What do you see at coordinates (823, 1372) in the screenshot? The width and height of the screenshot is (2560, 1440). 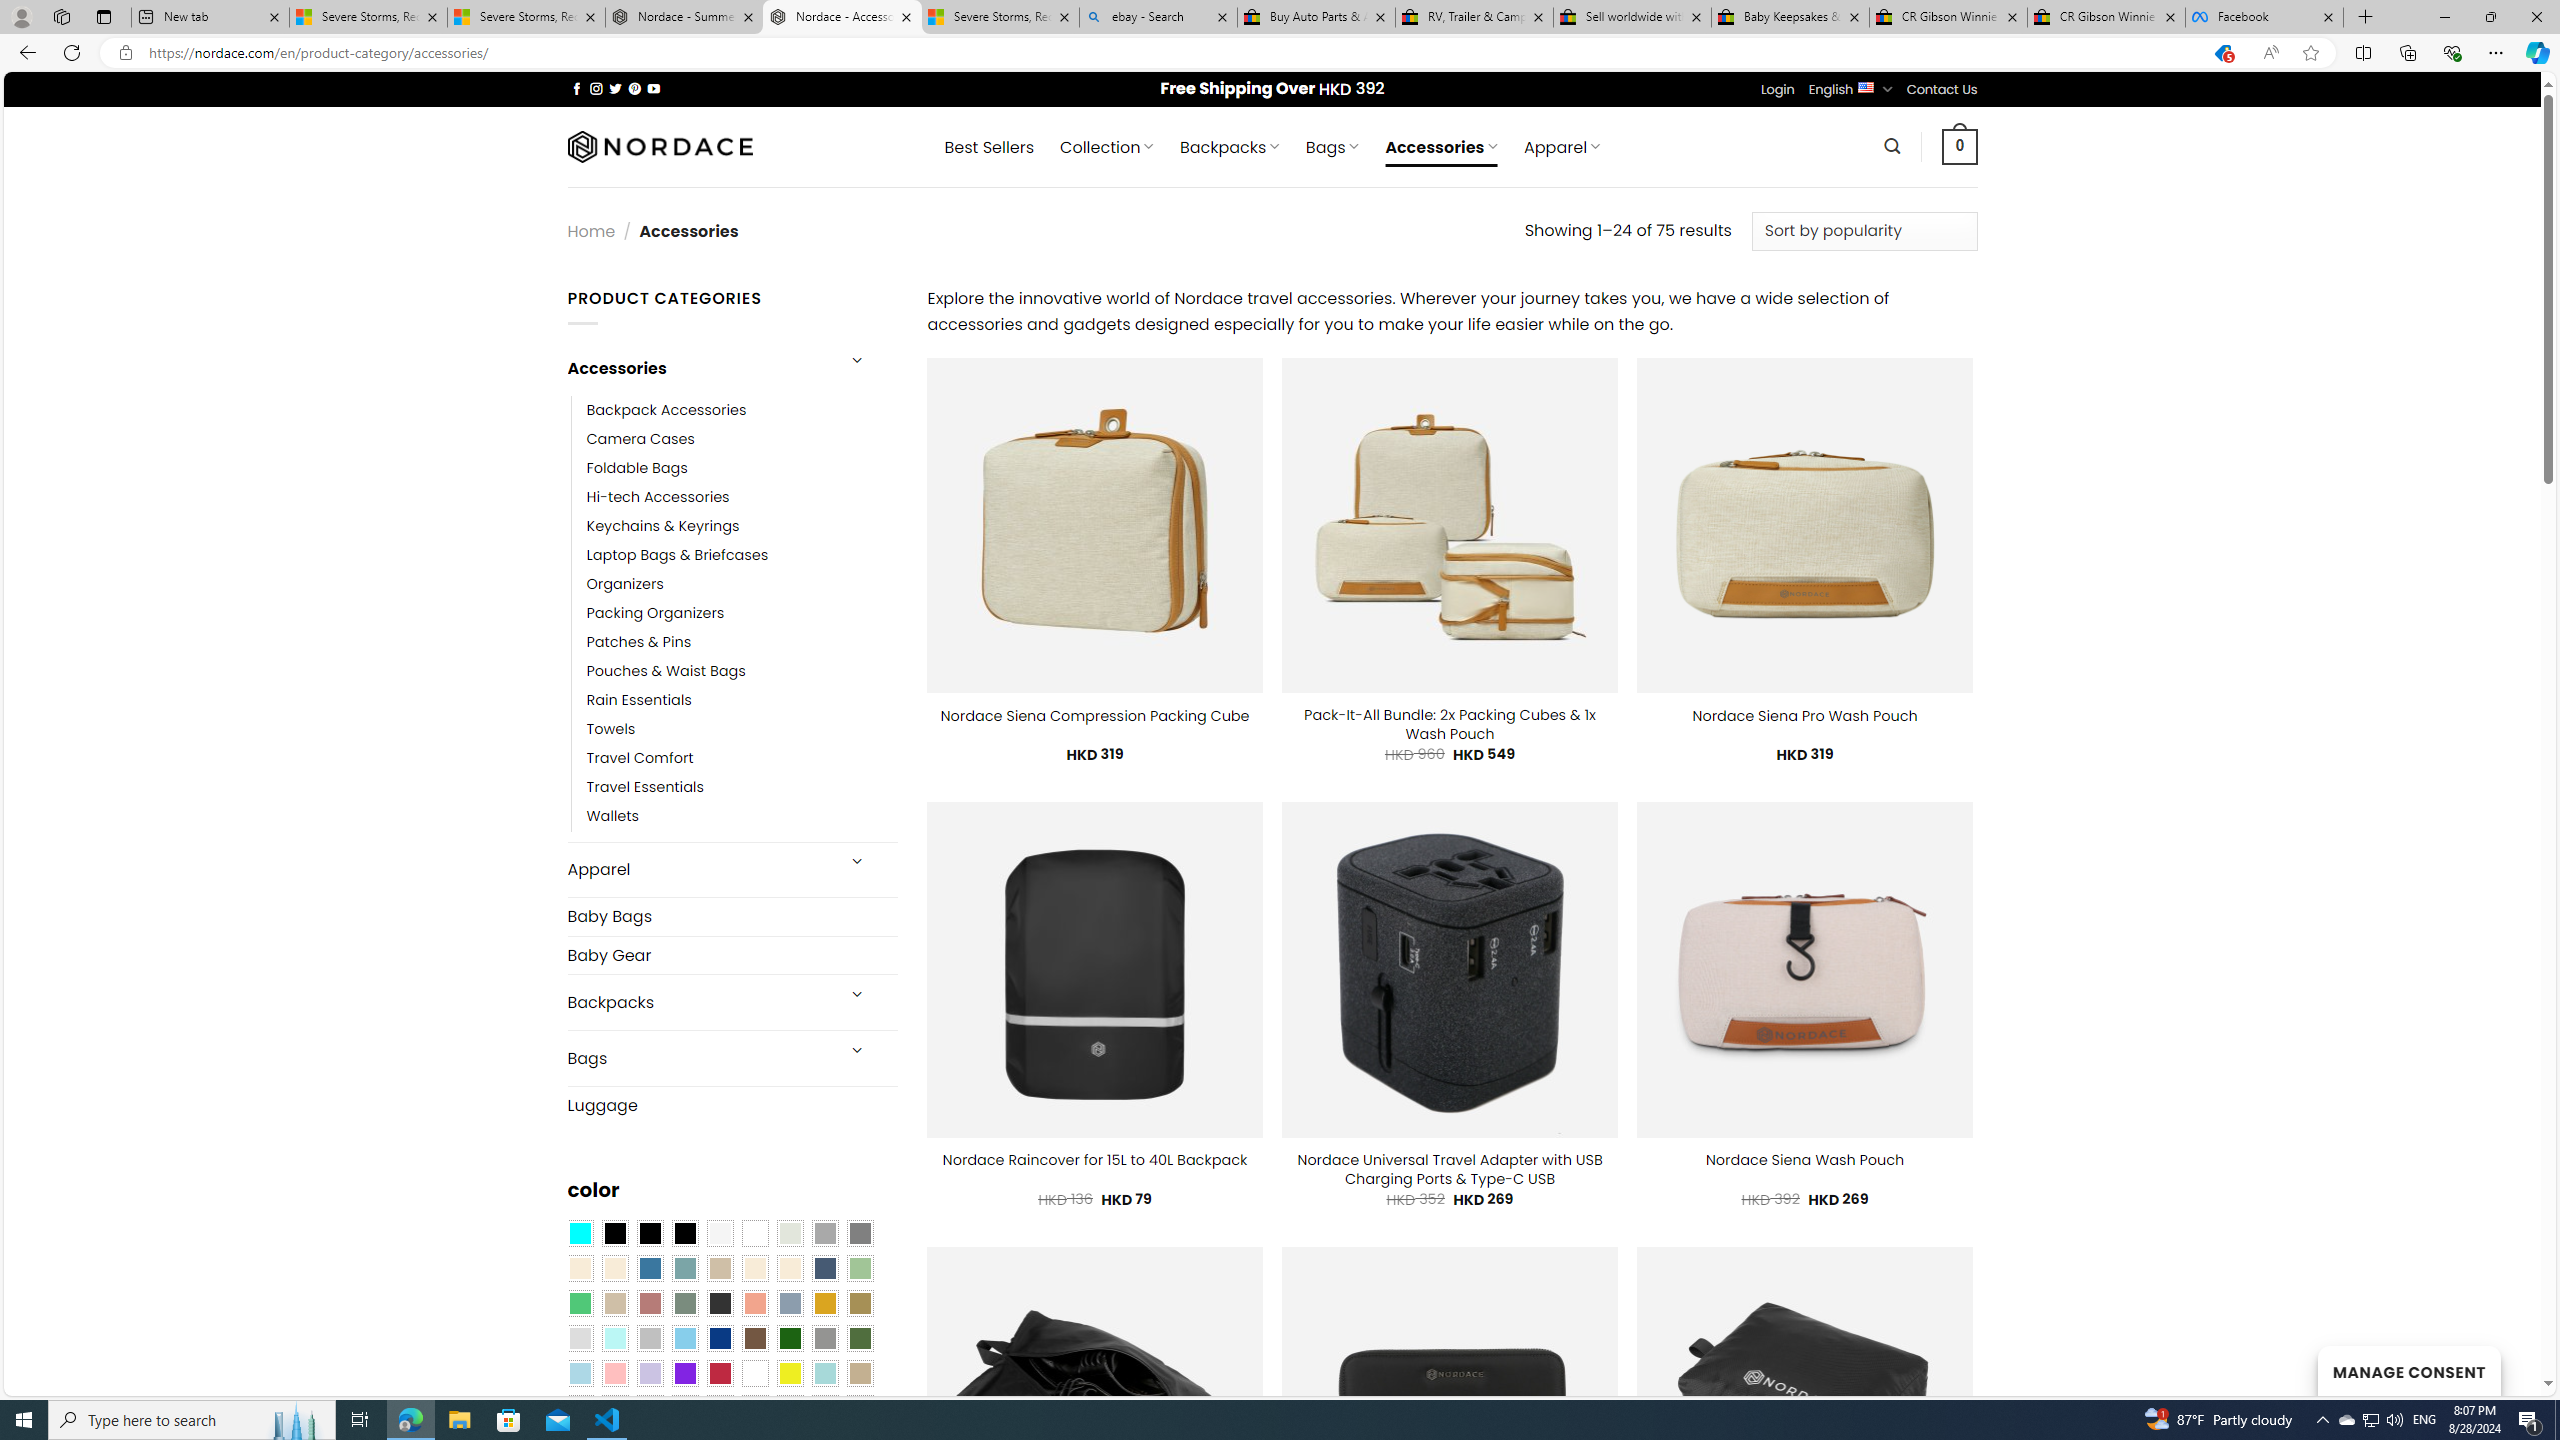 I see `'Aqua'` at bounding box center [823, 1372].